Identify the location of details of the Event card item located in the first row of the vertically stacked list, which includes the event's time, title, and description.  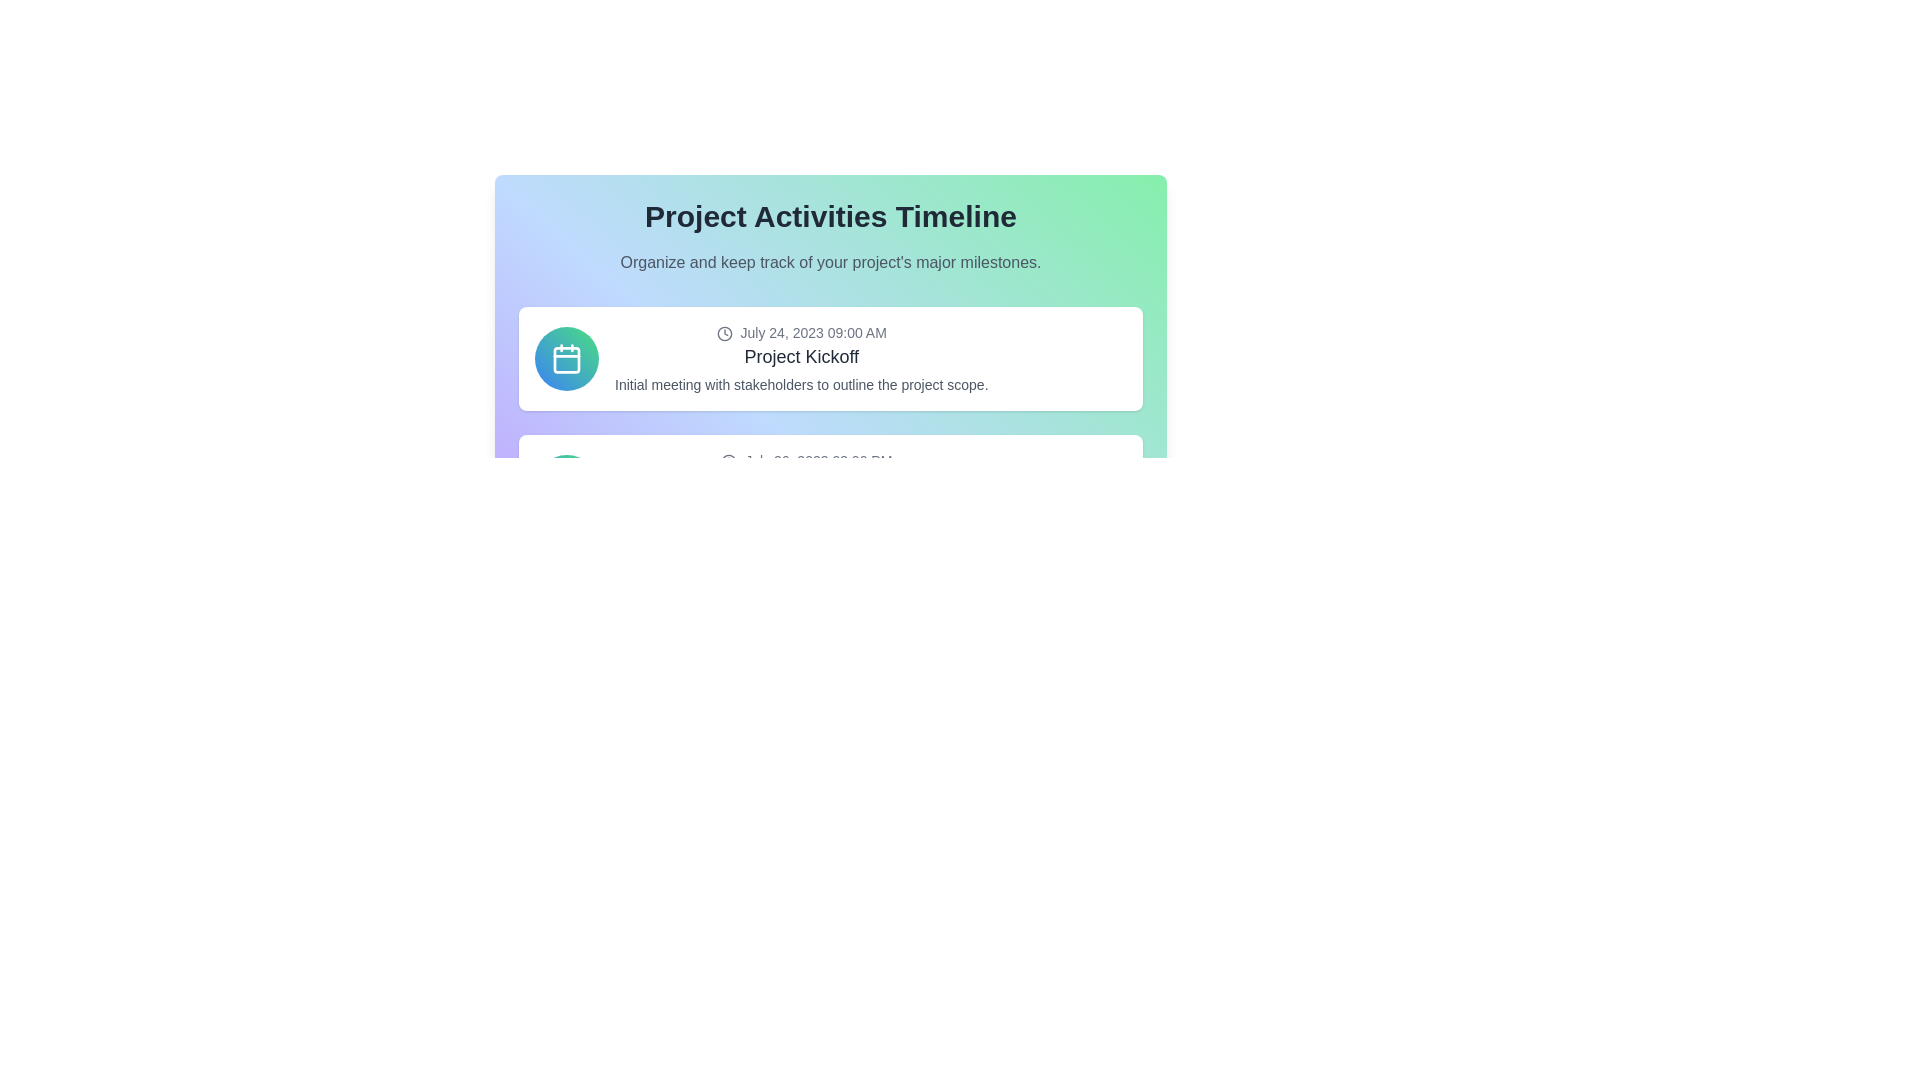
(801, 357).